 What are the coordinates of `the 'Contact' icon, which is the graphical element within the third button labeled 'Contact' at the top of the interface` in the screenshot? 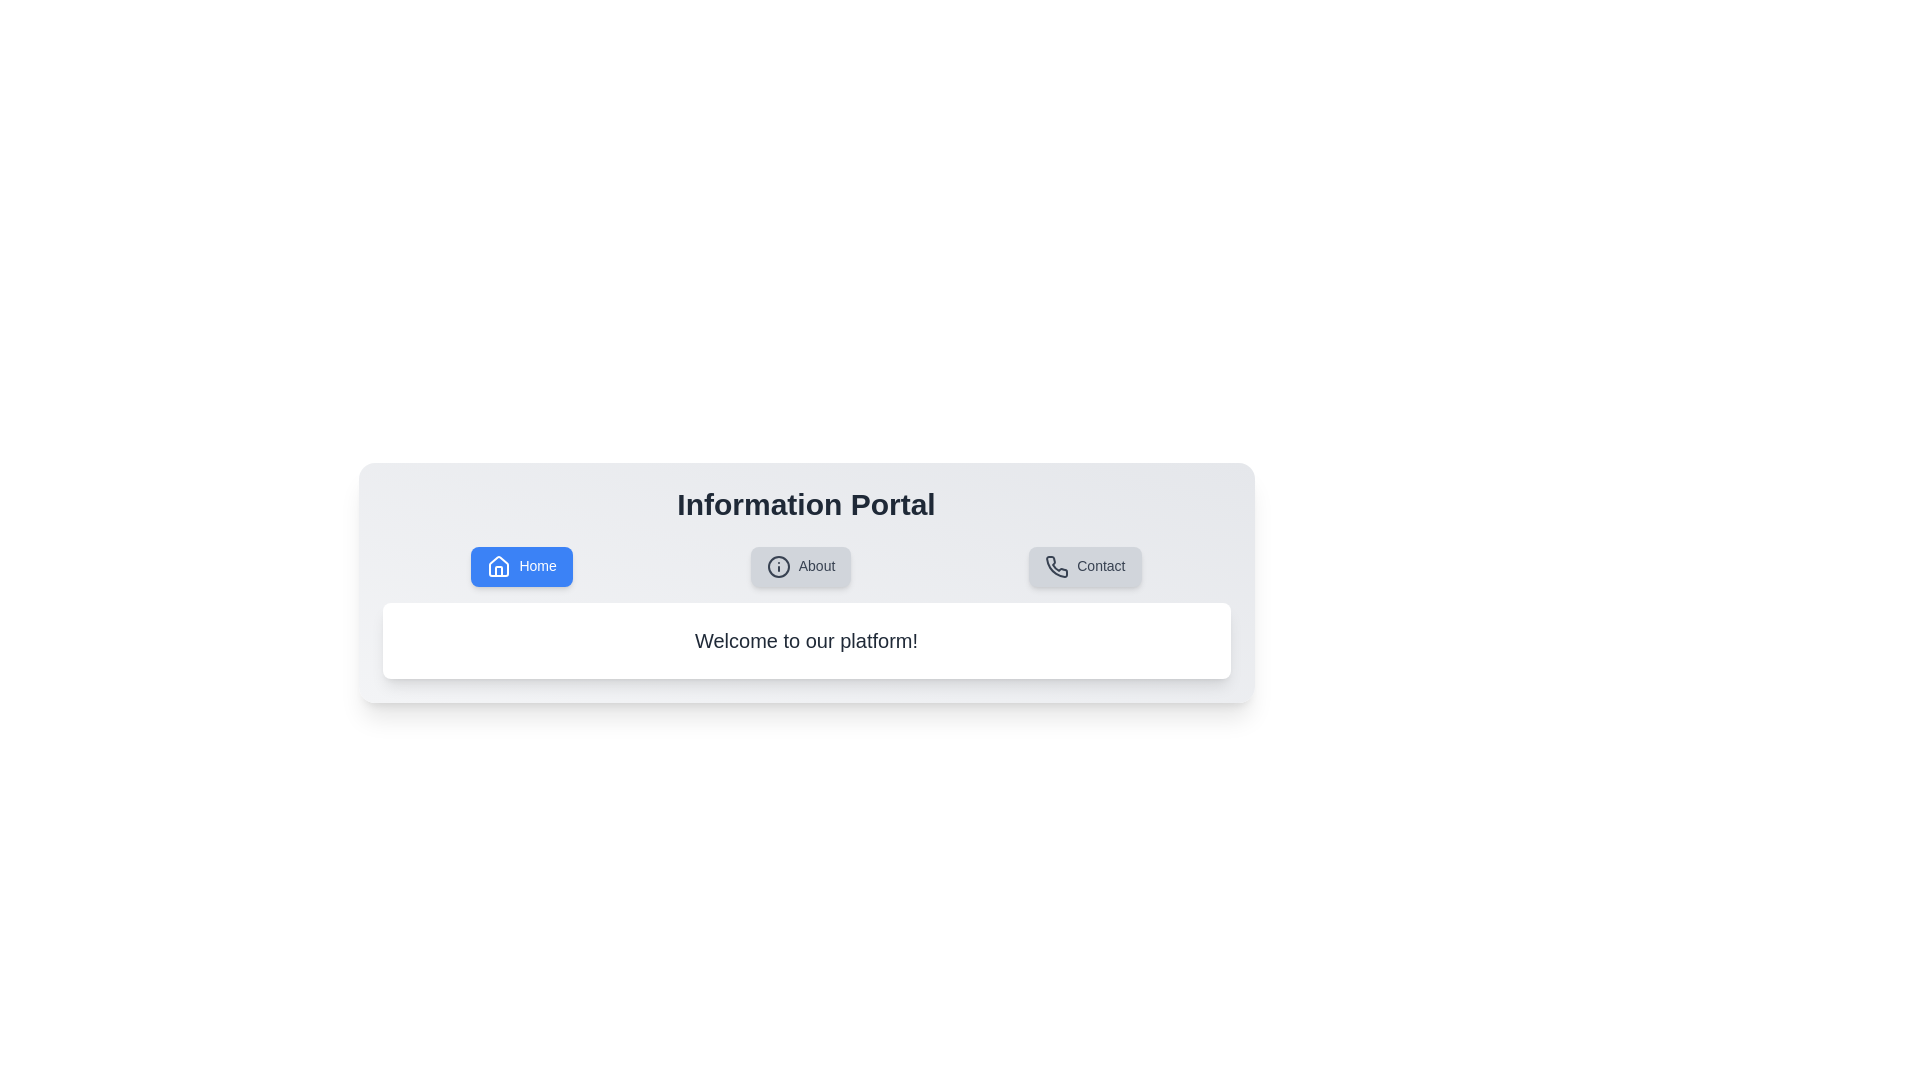 It's located at (1056, 567).